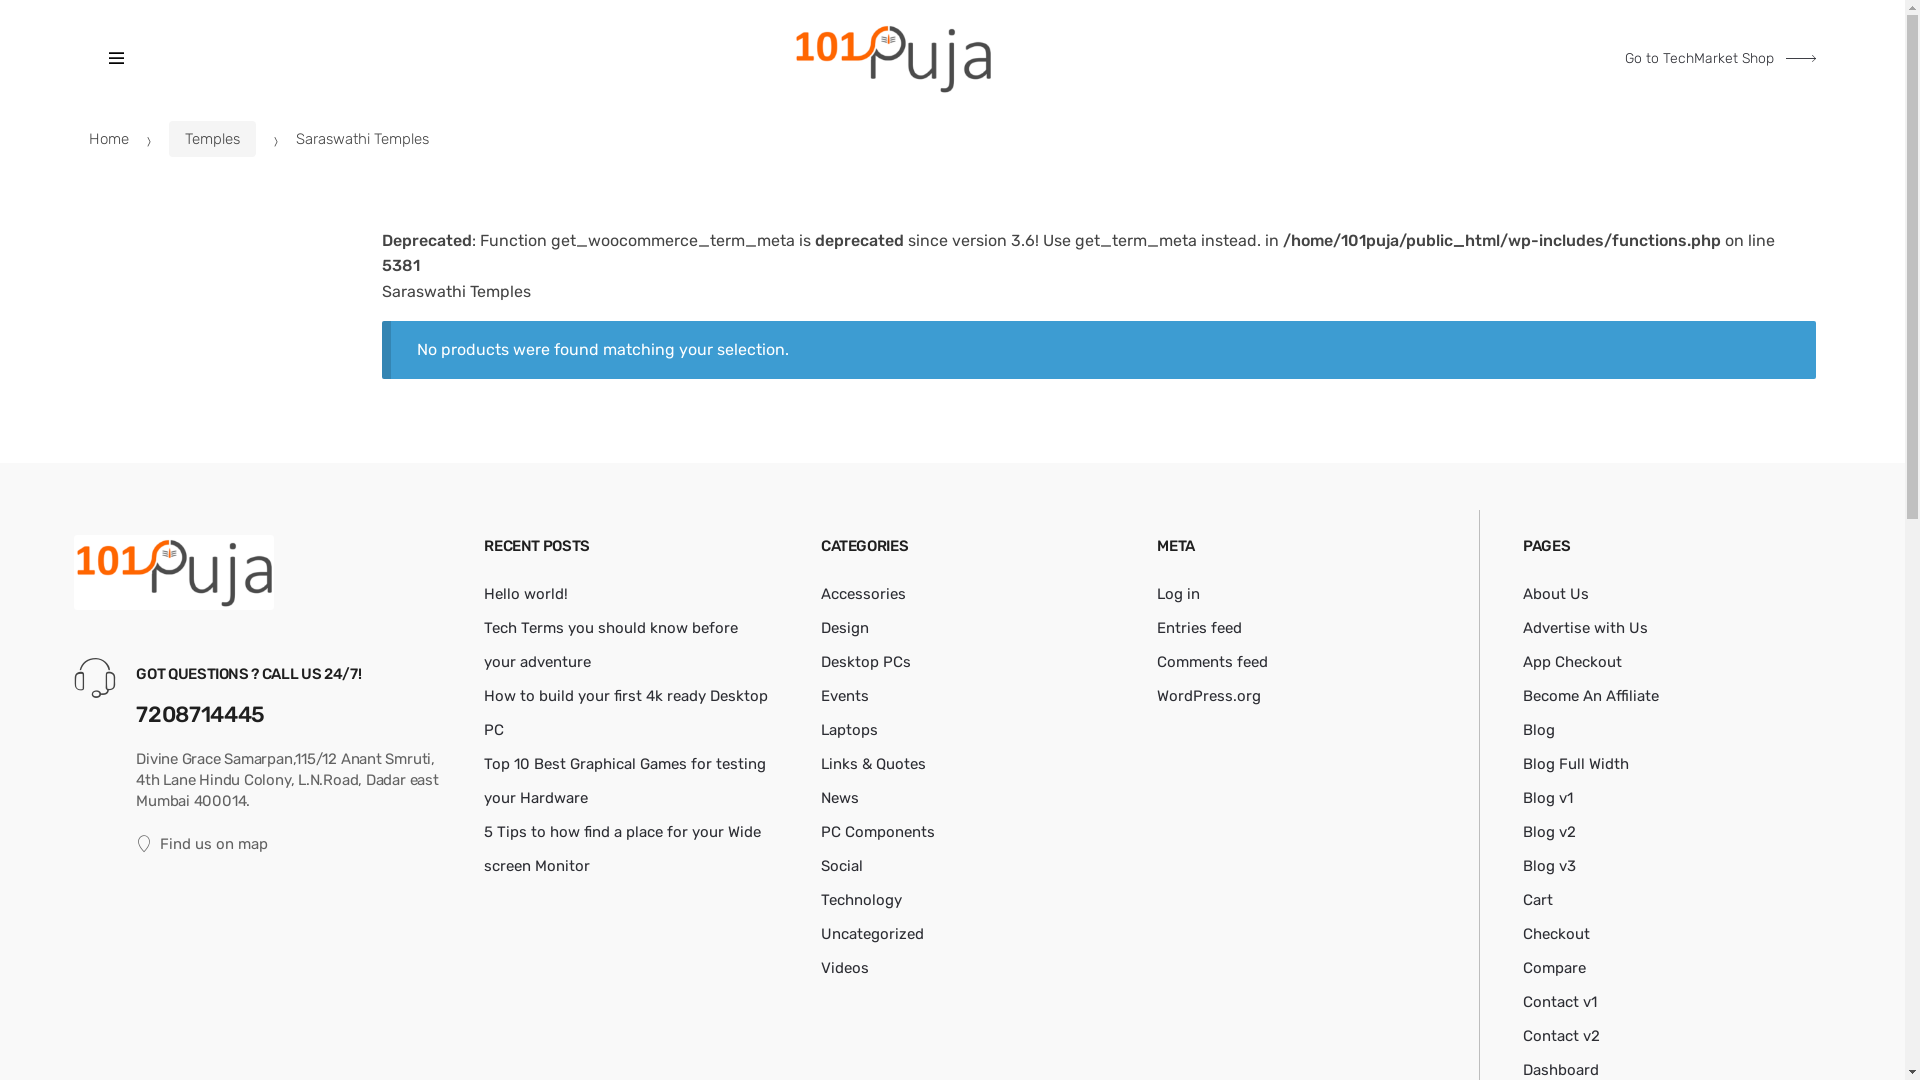 Image resolution: width=1920 pixels, height=1080 pixels. I want to click on 'Blog', so click(1538, 729).